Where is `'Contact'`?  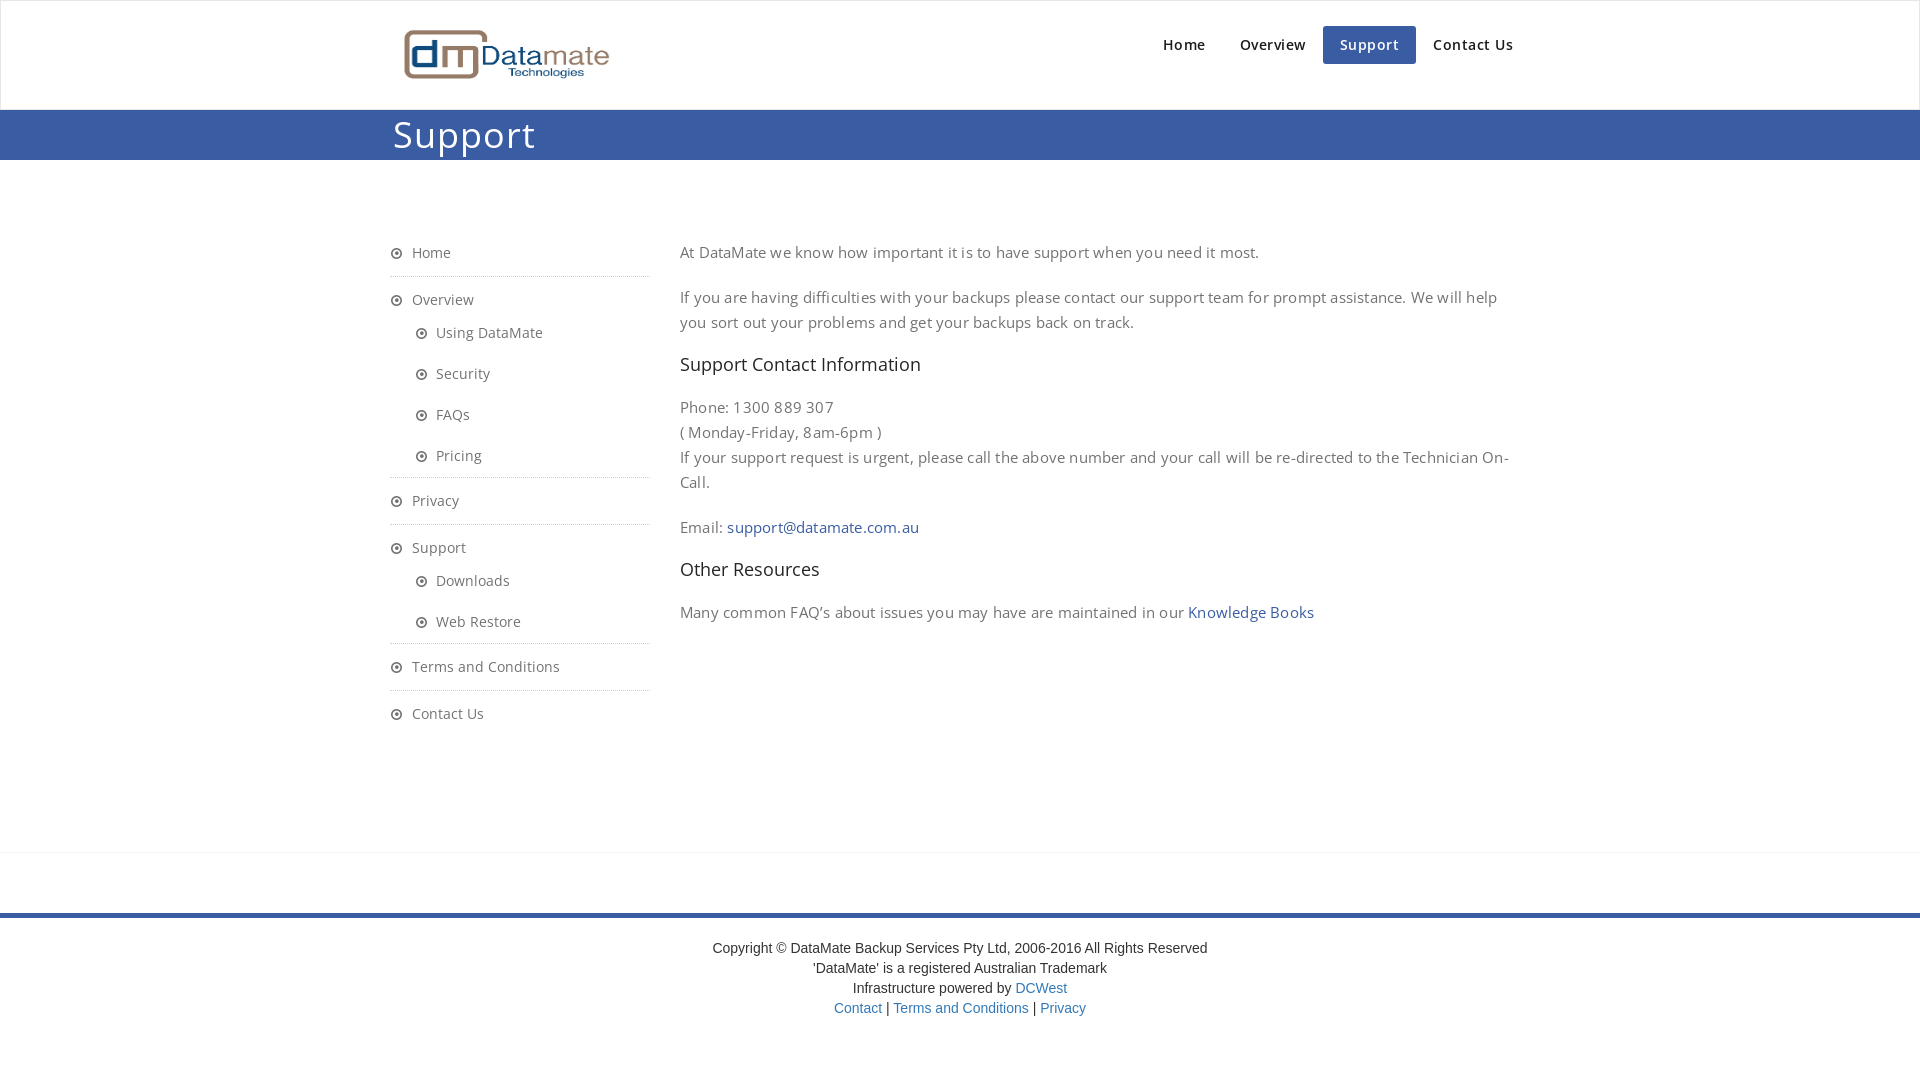
'Contact' is located at coordinates (834, 1007).